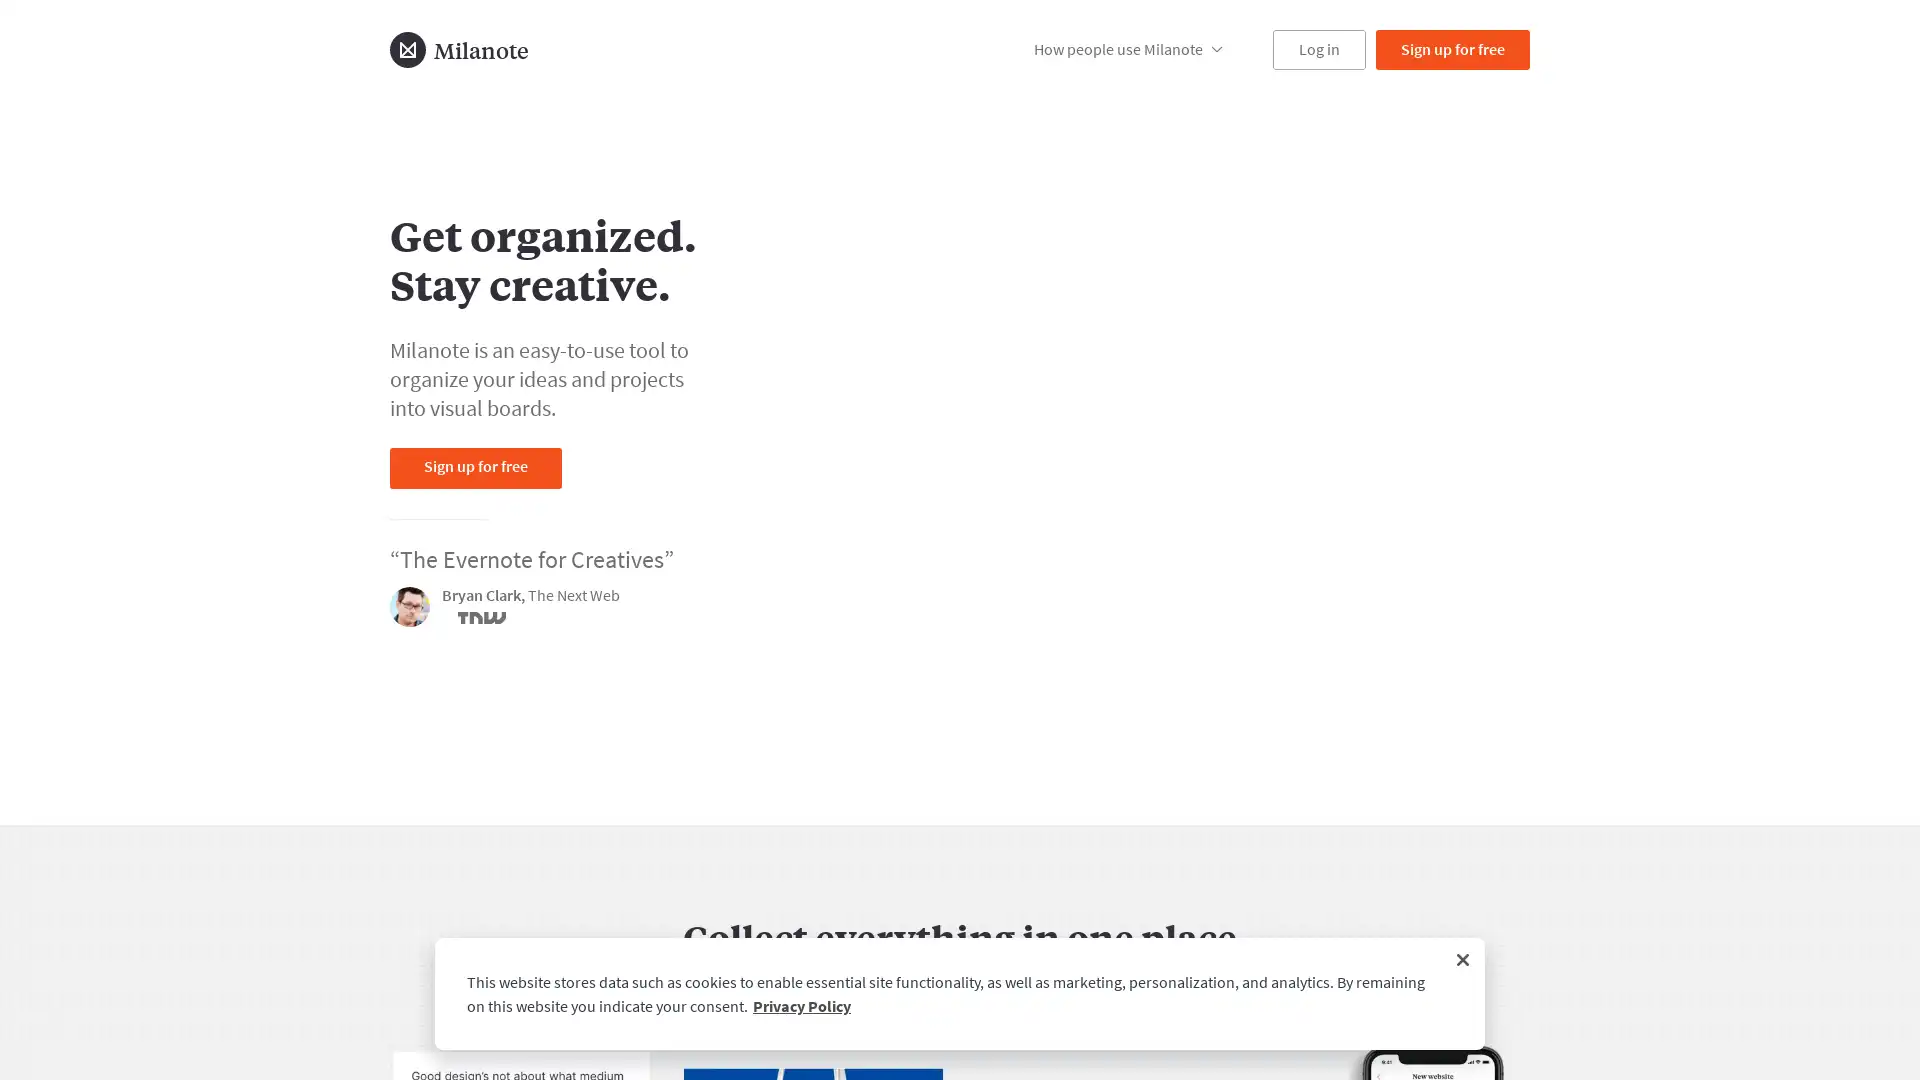  Describe the element at coordinates (1463, 959) in the screenshot. I see `Close` at that location.